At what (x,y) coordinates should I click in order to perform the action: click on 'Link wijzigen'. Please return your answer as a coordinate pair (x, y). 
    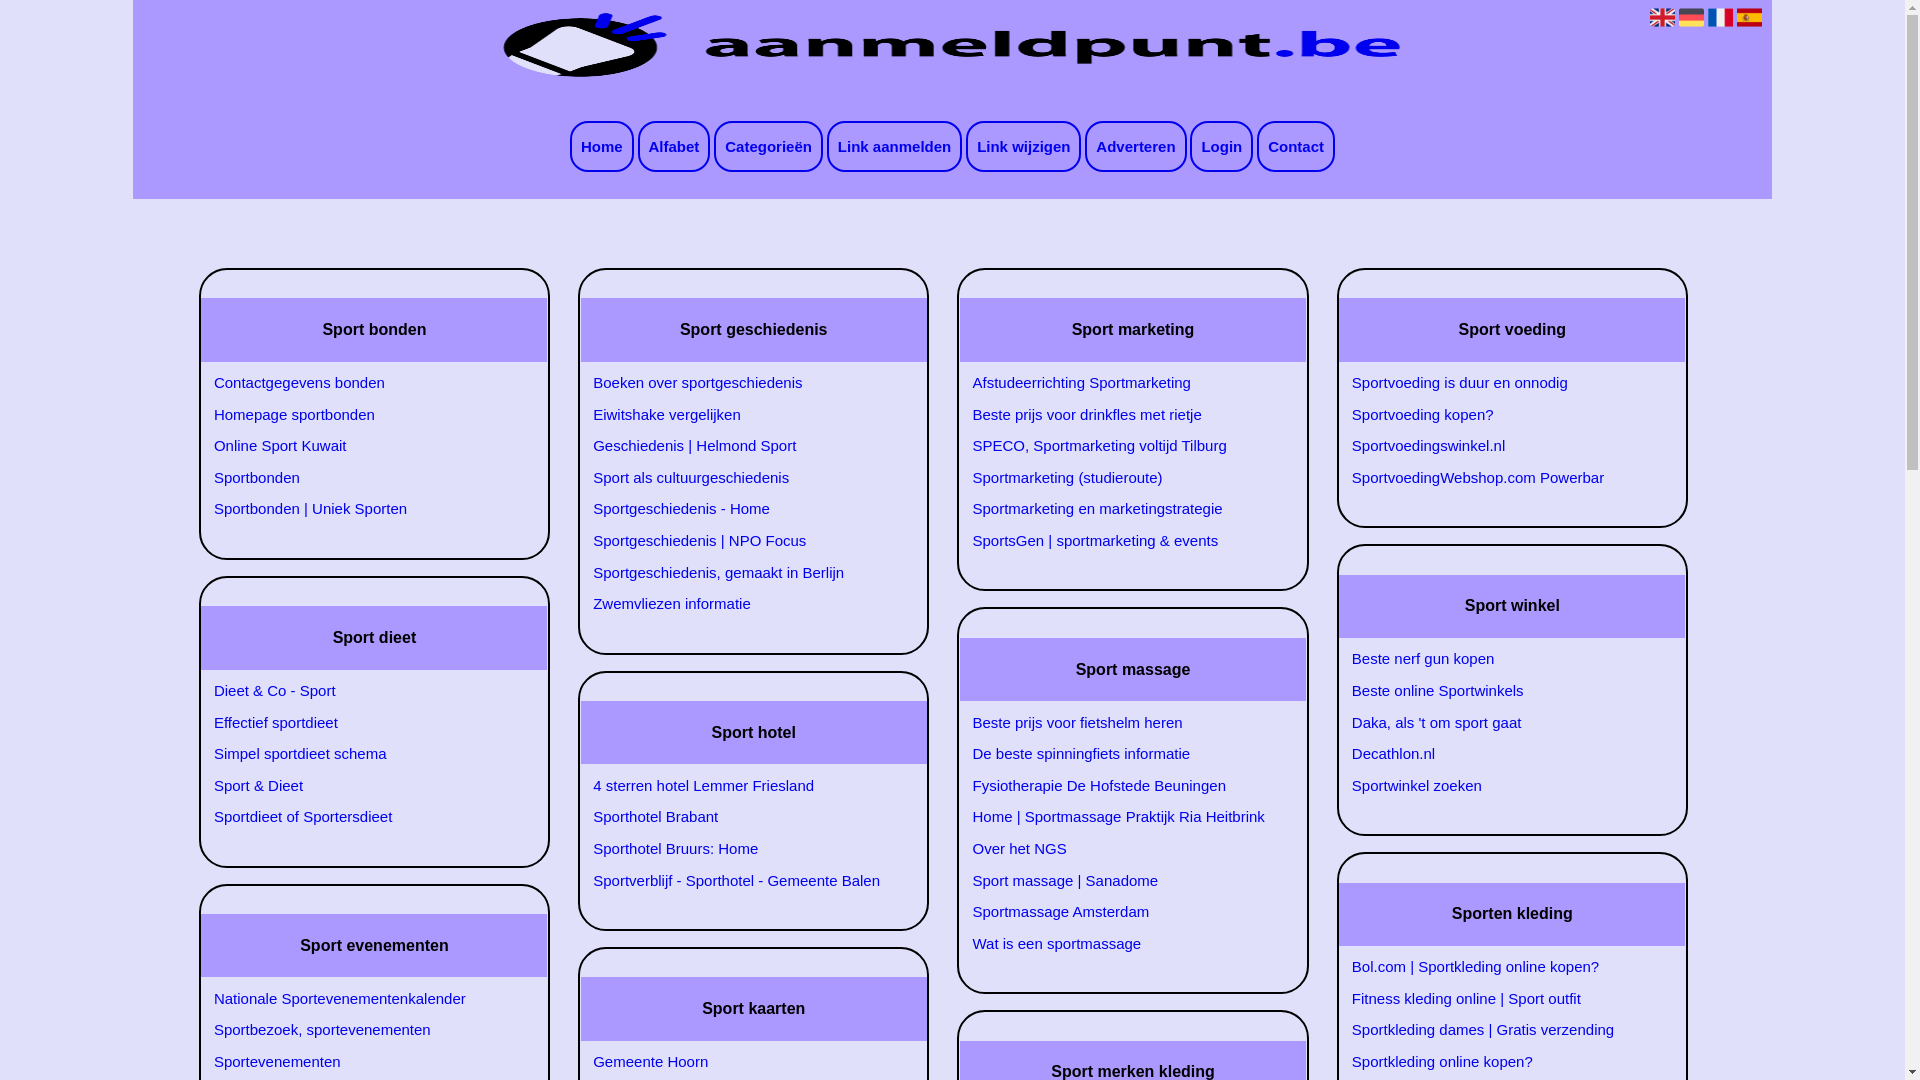
    Looking at the image, I should click on (1023, 145).